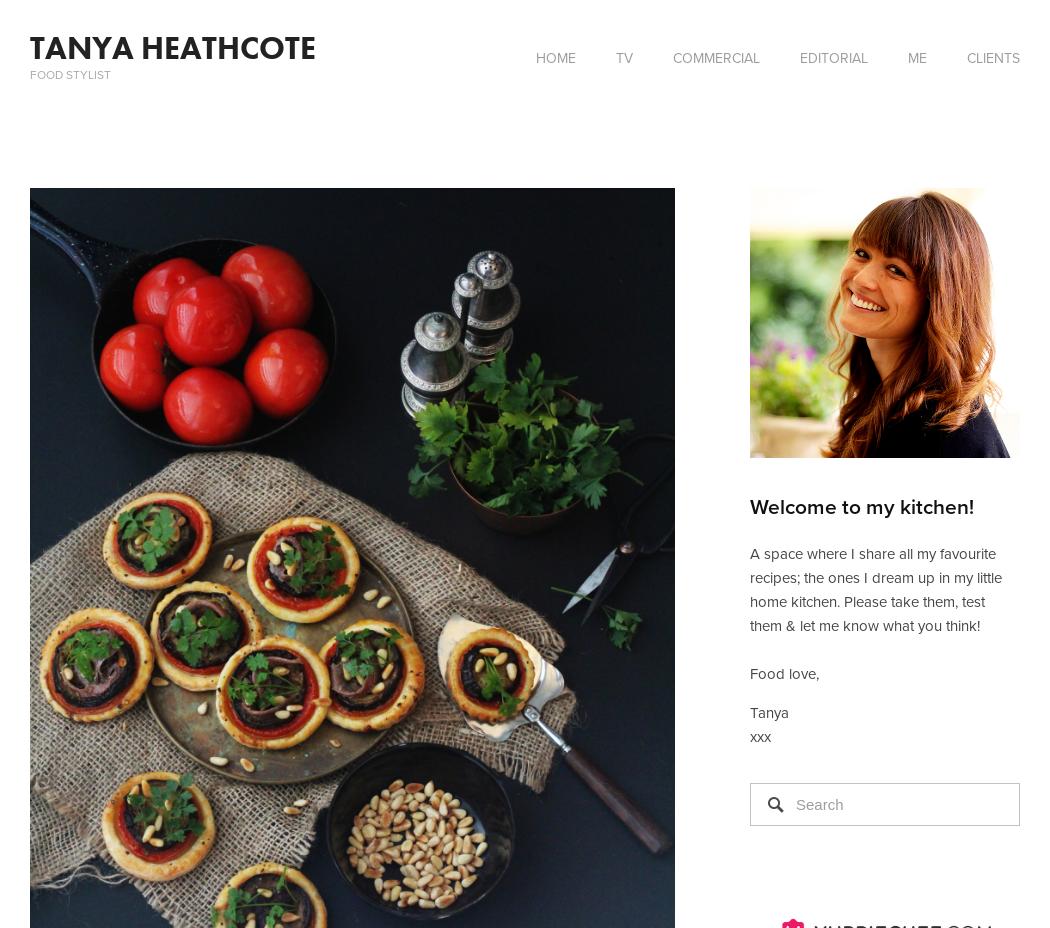 This screenshot has width=1050, height=928. Describe the element at coordinates (555, 57) in the screenshot. I see `'HOME'` at that location.